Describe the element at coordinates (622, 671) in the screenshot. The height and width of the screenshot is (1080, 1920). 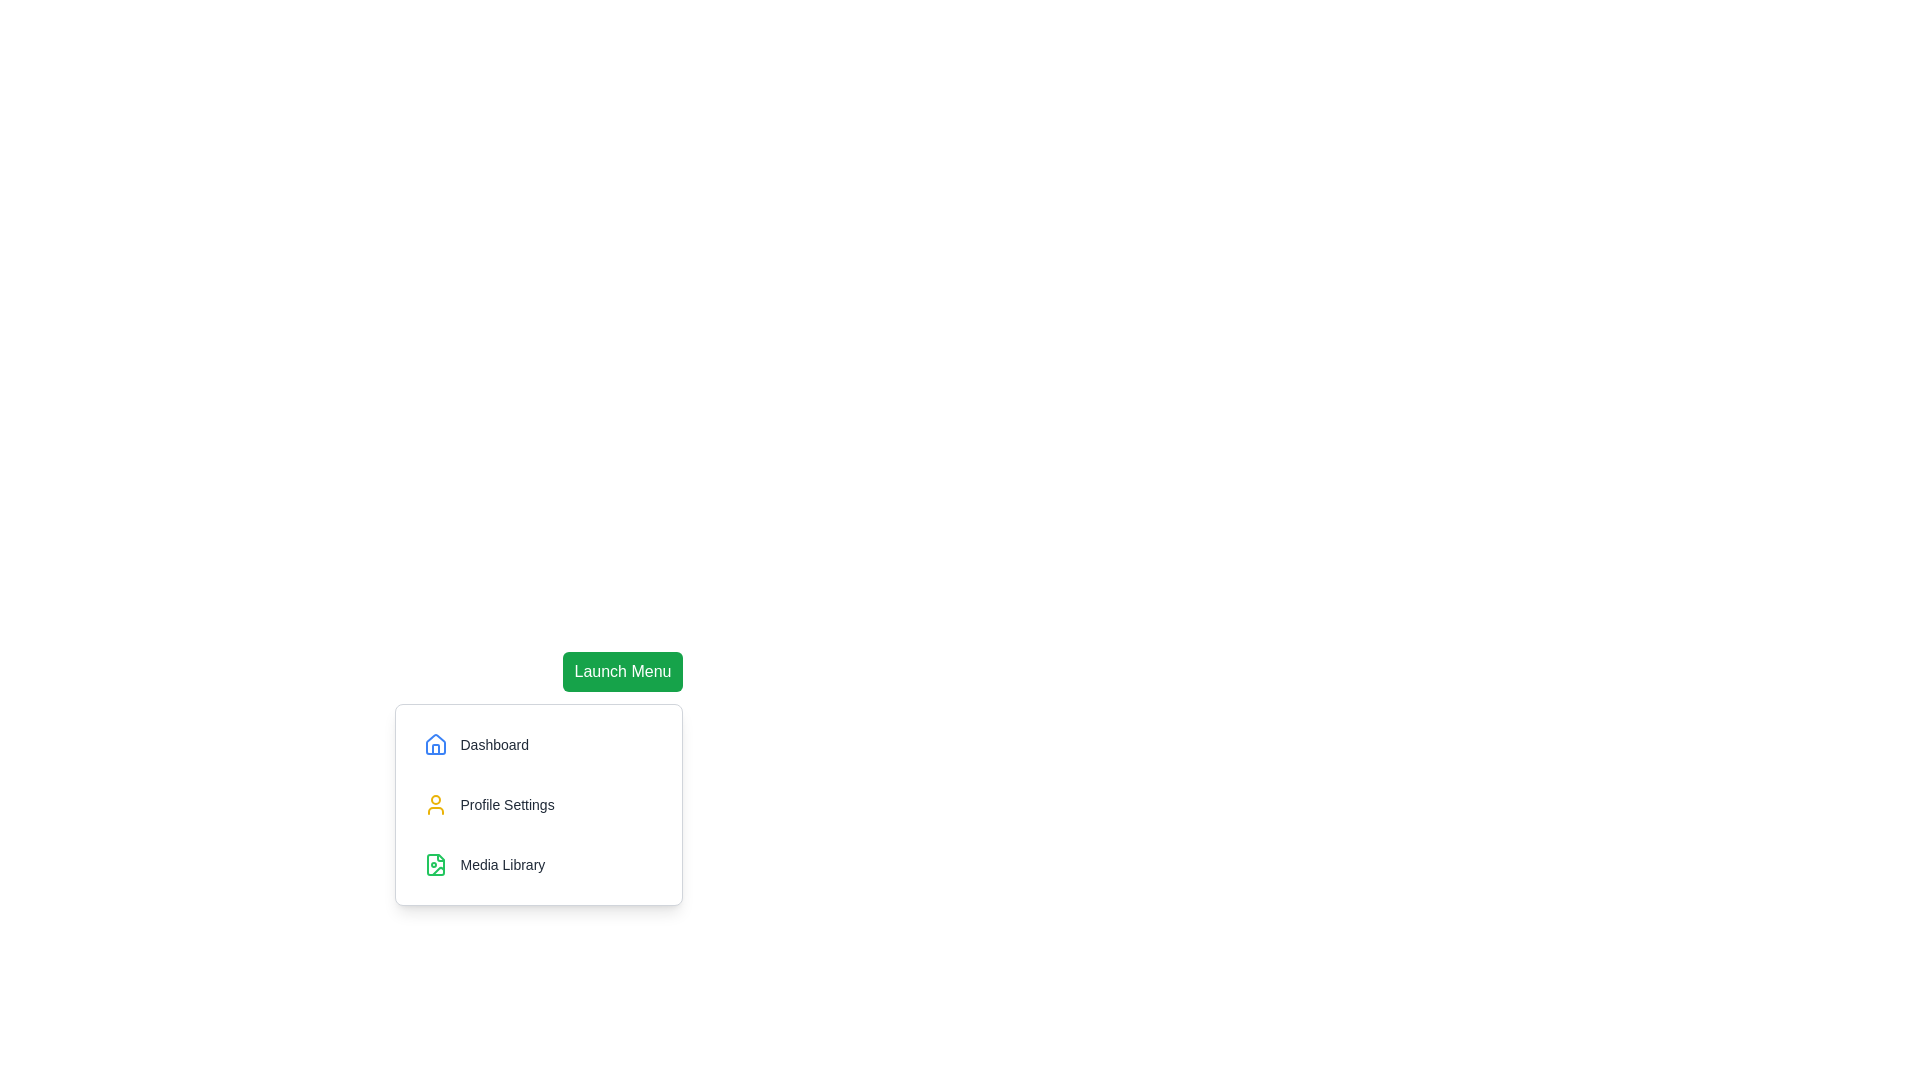
I see `the button located at the top-right corner of the dropdown menu that activates related options like 'Dashboard', 'Profile Settings', and 'Media Library'` at that location.